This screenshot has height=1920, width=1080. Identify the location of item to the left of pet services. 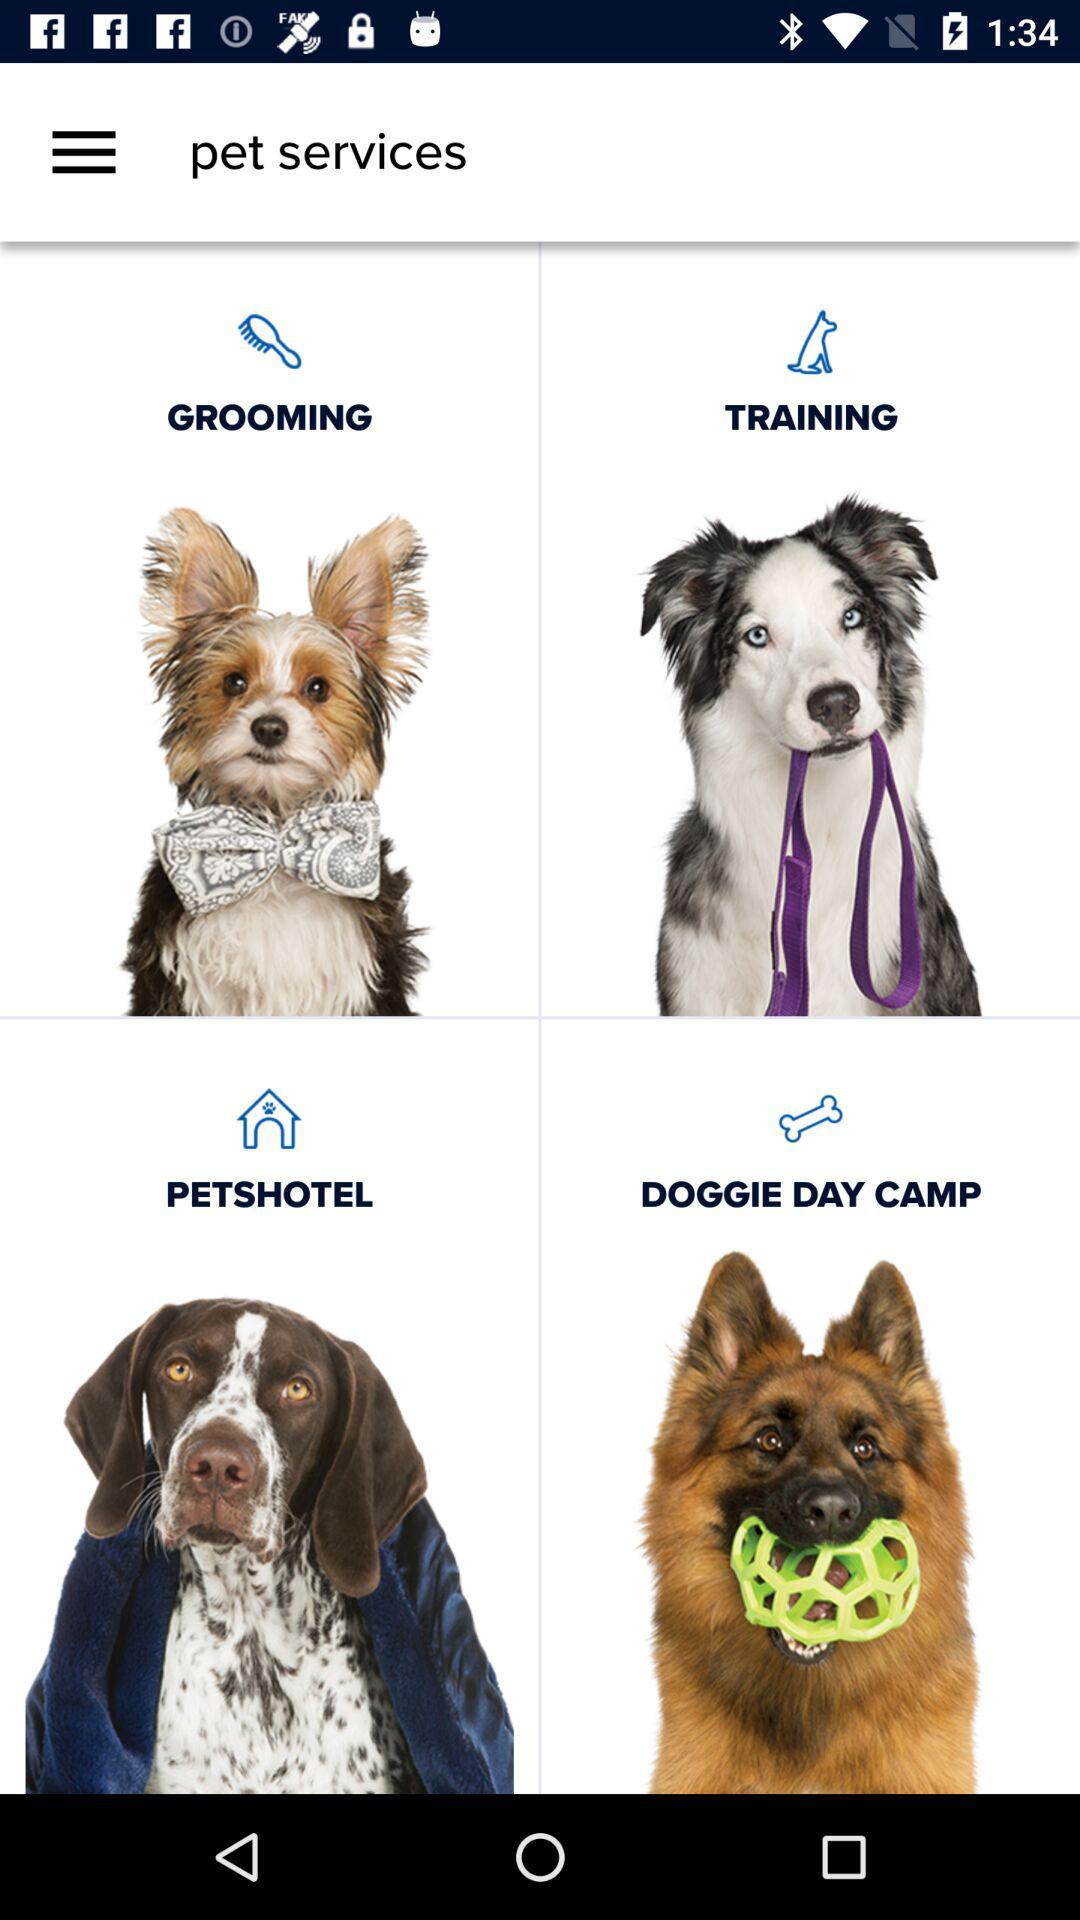
(83, 151).